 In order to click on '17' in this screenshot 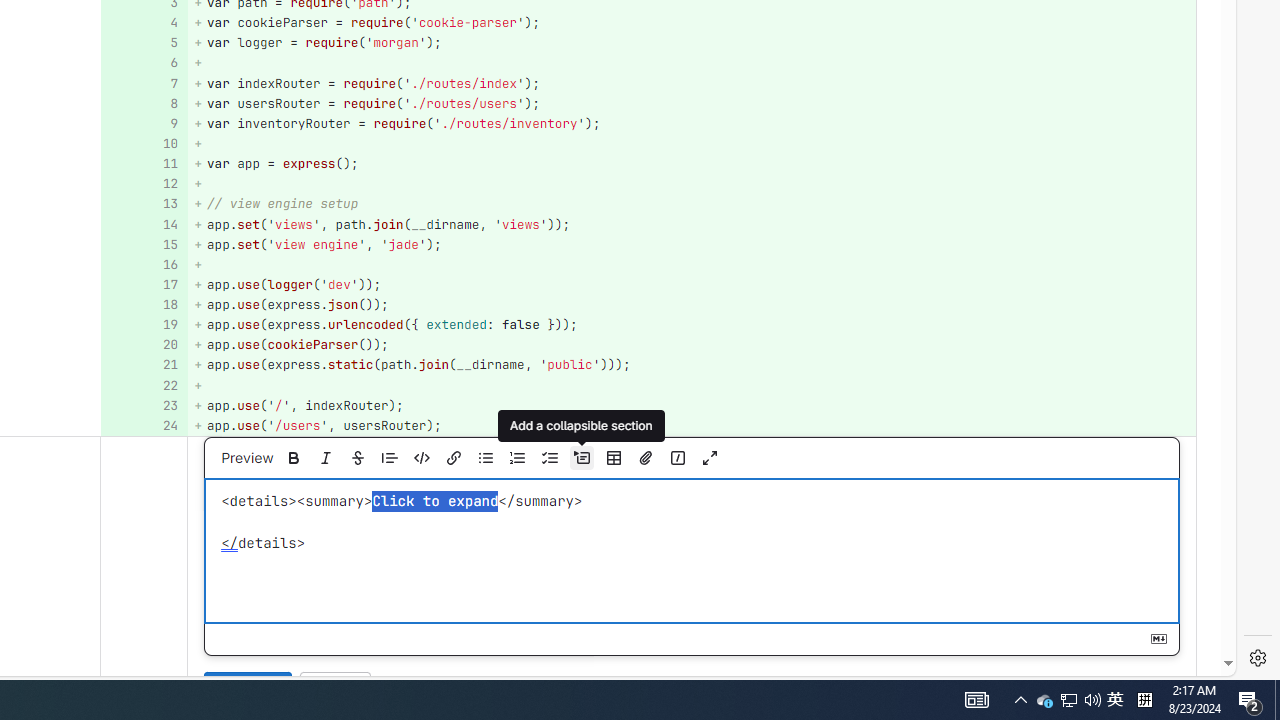, I will do `click(141, 285)`.